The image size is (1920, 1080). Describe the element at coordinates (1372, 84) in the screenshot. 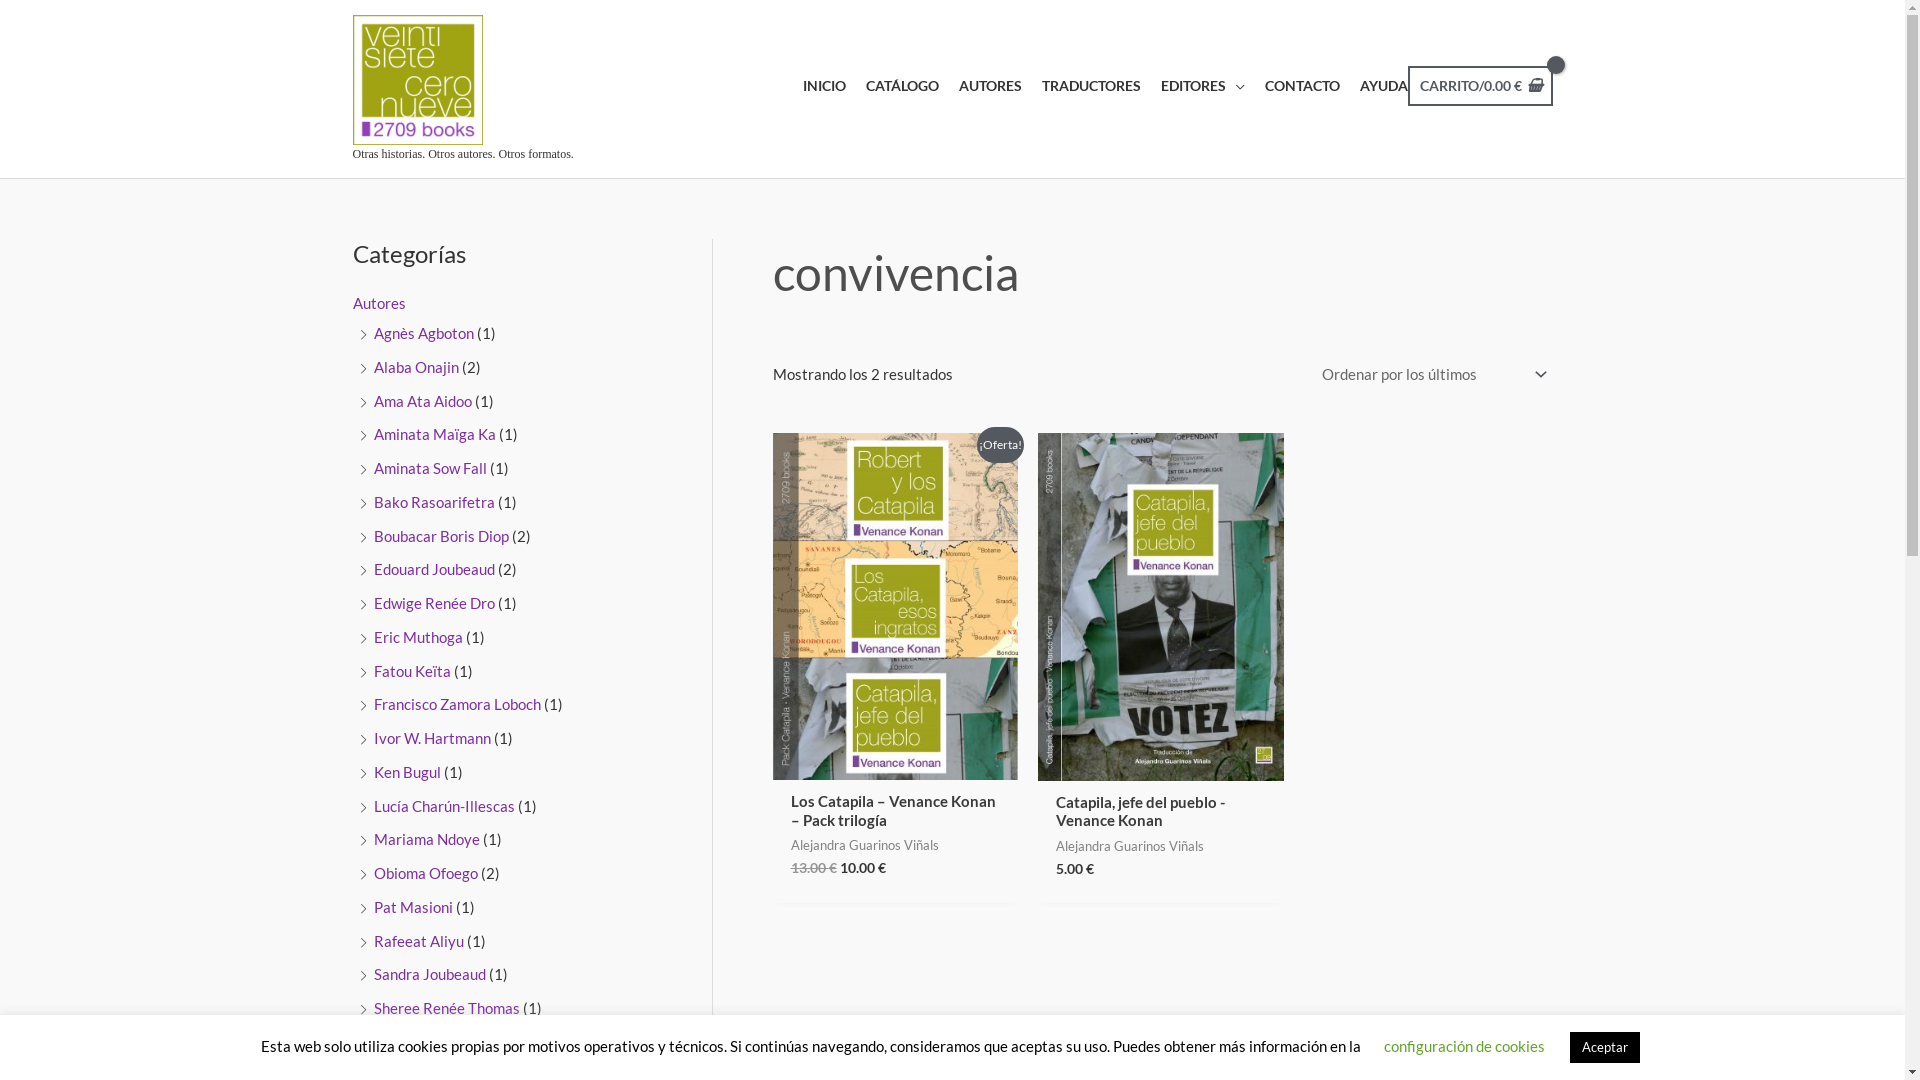

I see `'AYUDA'` at that location.